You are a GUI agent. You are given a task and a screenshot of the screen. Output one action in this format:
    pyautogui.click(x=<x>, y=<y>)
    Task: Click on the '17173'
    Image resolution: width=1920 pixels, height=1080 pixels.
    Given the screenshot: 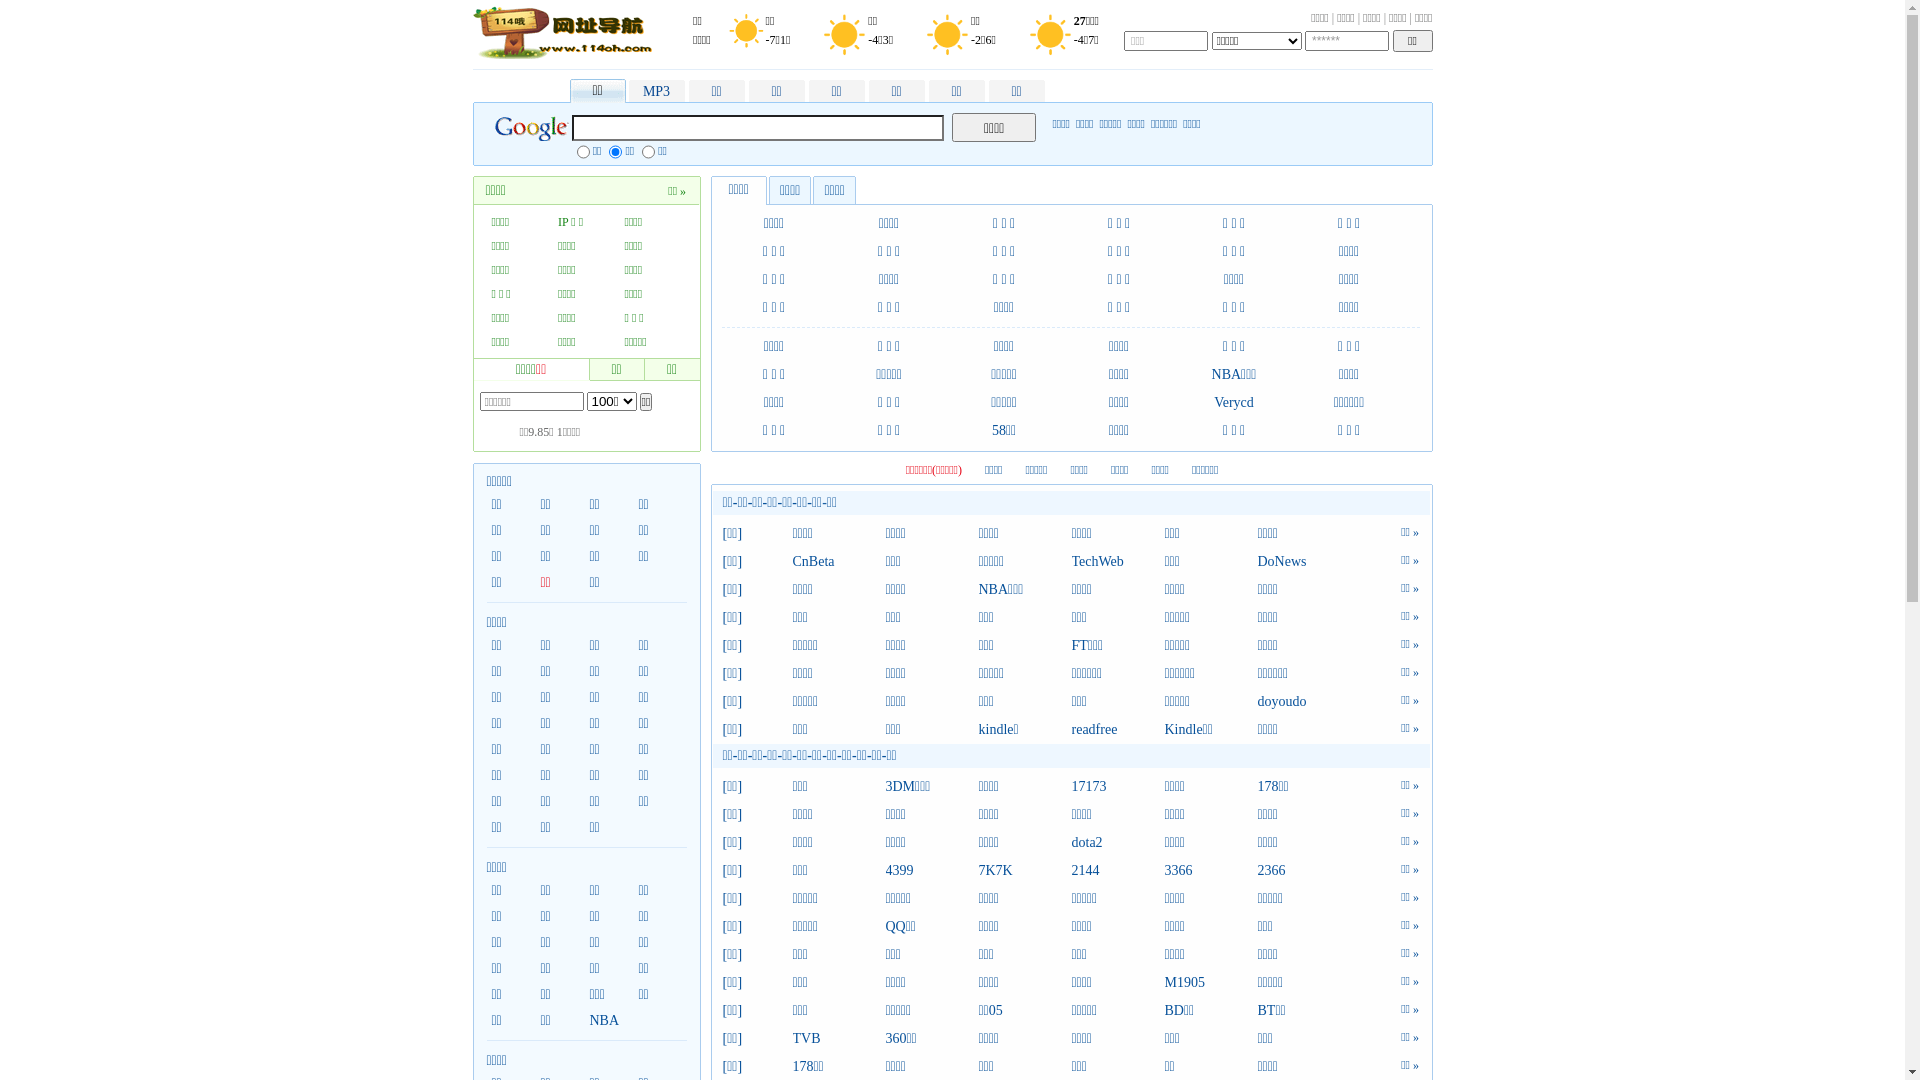 What is the action you would take?
    pyautogui.click(x=1117, y=785)
    